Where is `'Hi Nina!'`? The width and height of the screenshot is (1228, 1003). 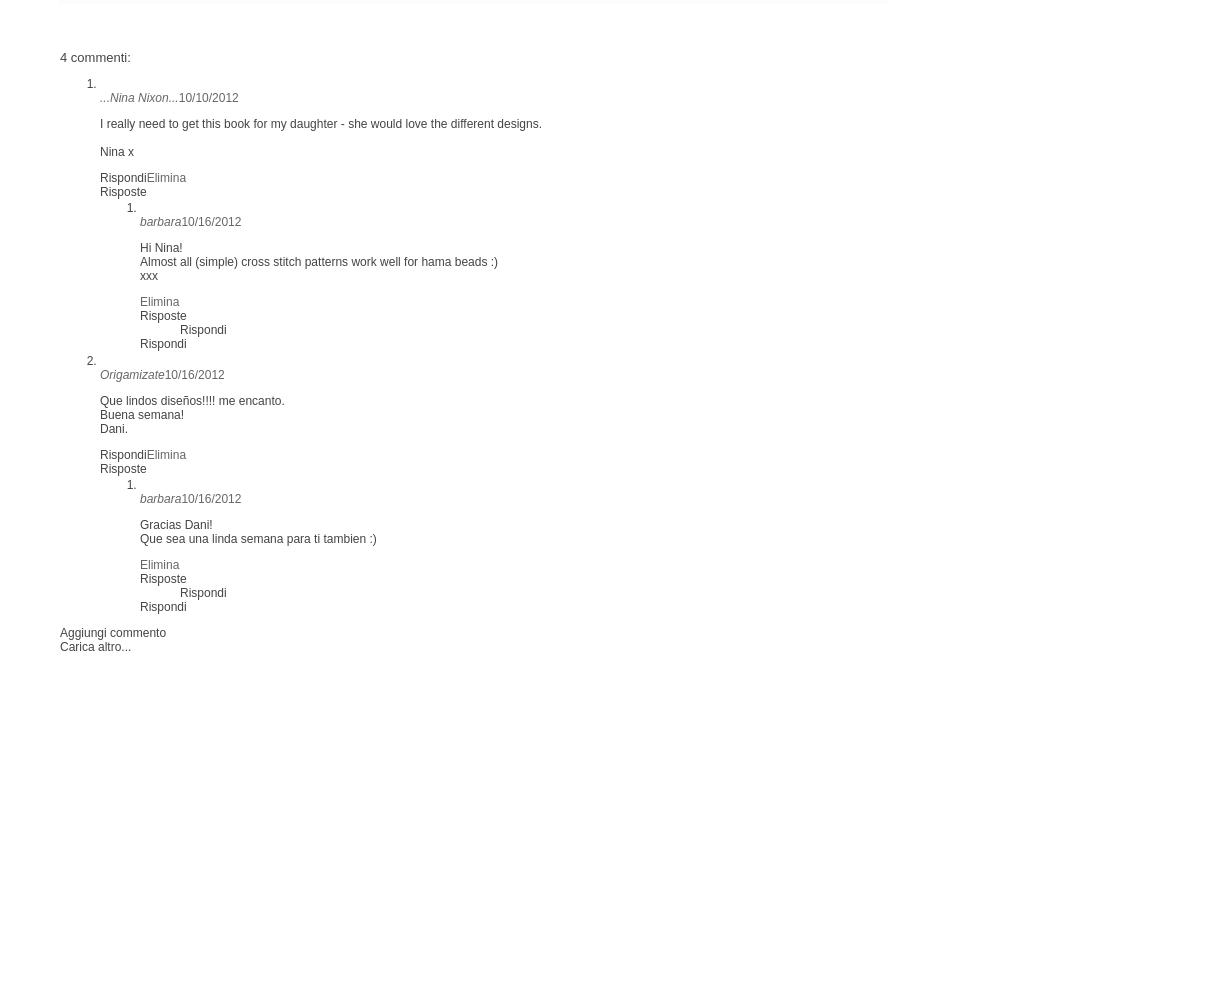
'Hi Nina!' is located at coordinates (159, 248).